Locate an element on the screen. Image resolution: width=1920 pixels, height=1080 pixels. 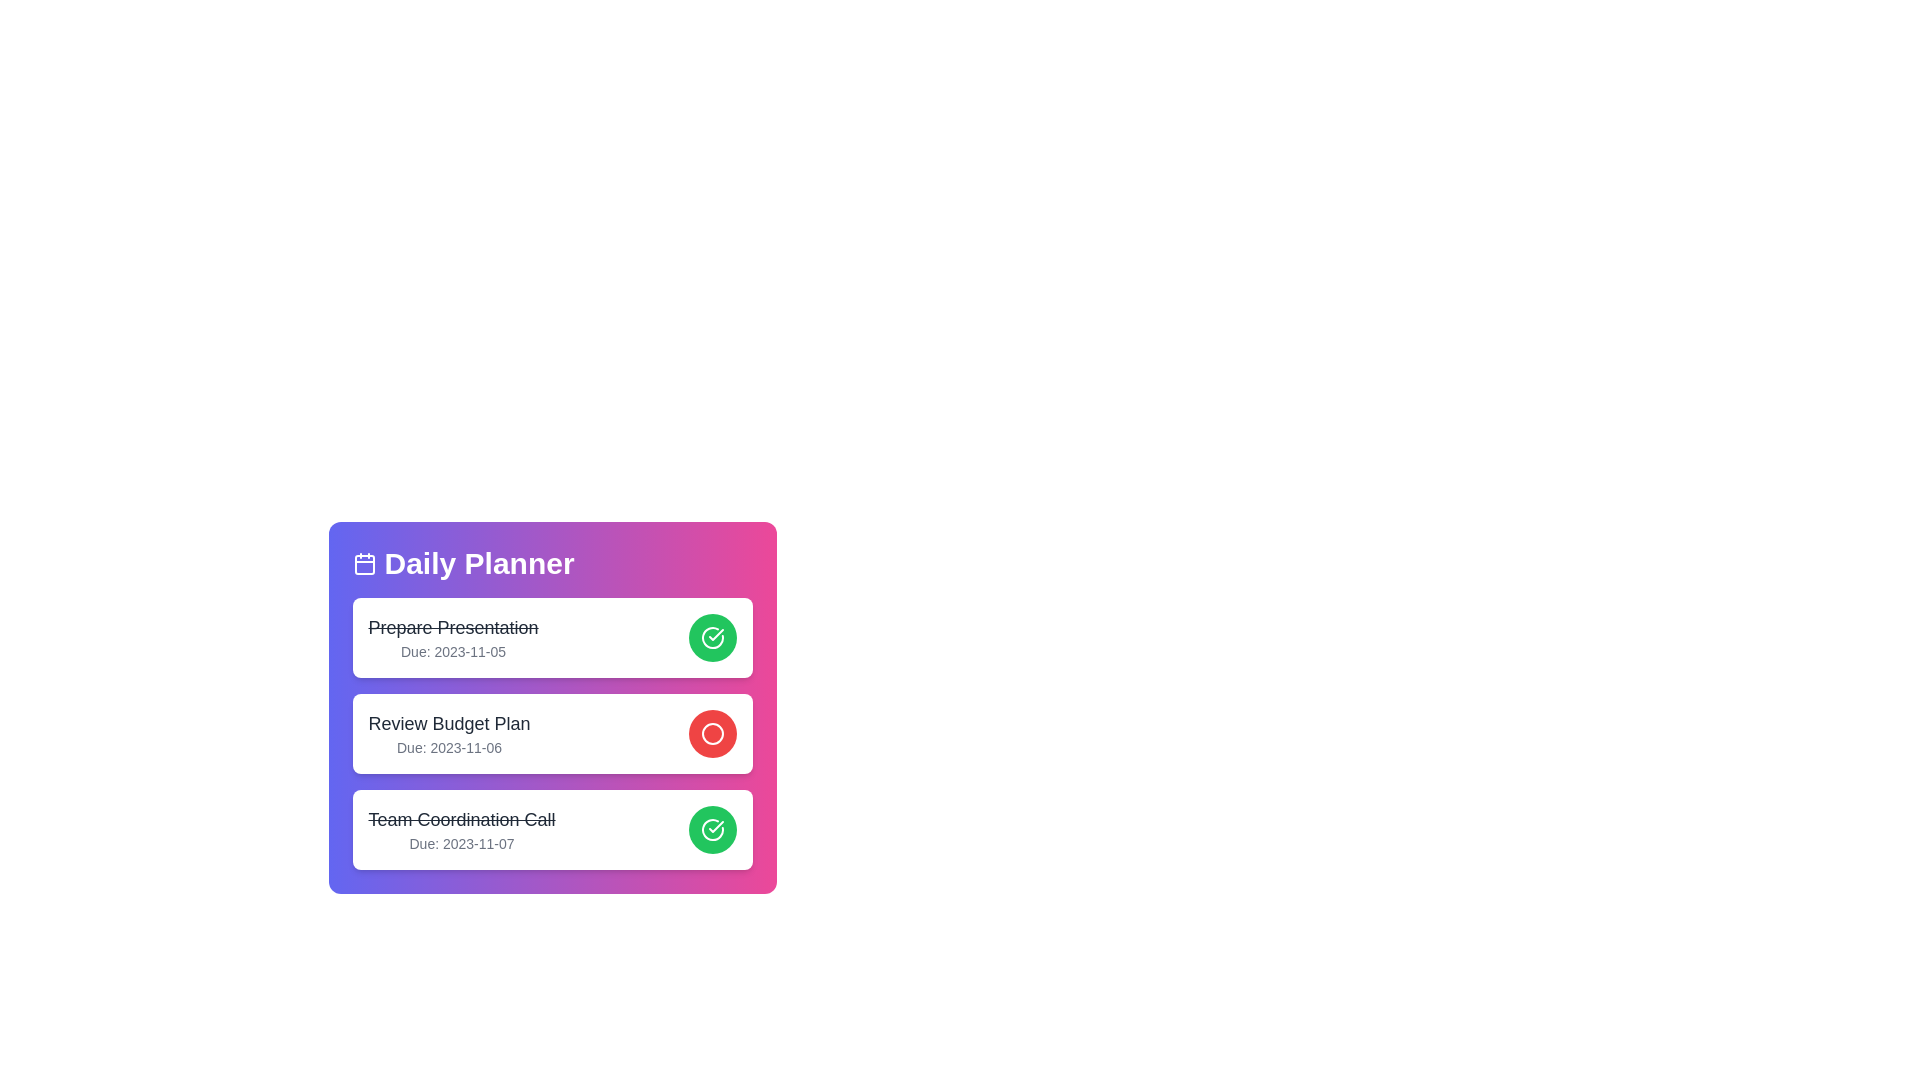
status button for the task identified by Prepare Presentation is located at coordinates (712, 637).